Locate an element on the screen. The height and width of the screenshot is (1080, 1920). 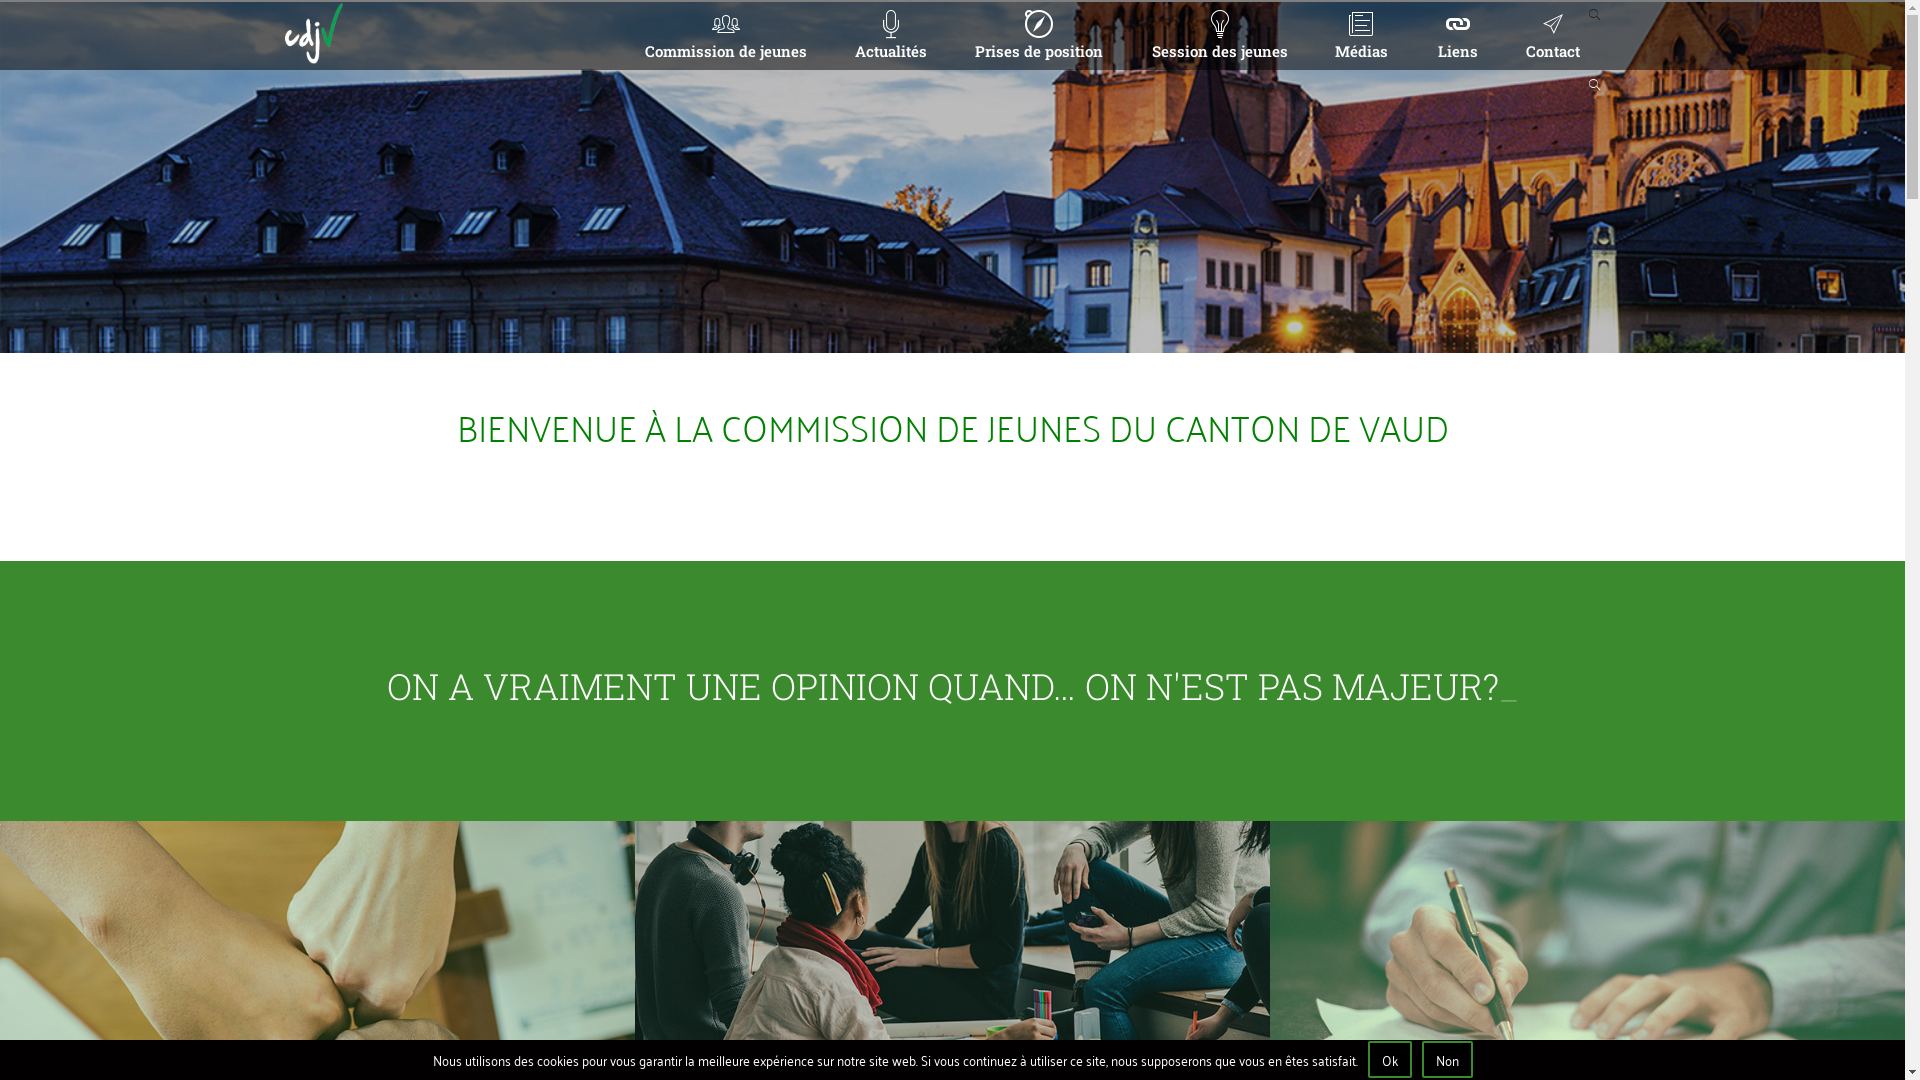
'Commission de jeunes' is located at coordinates (724, 34).